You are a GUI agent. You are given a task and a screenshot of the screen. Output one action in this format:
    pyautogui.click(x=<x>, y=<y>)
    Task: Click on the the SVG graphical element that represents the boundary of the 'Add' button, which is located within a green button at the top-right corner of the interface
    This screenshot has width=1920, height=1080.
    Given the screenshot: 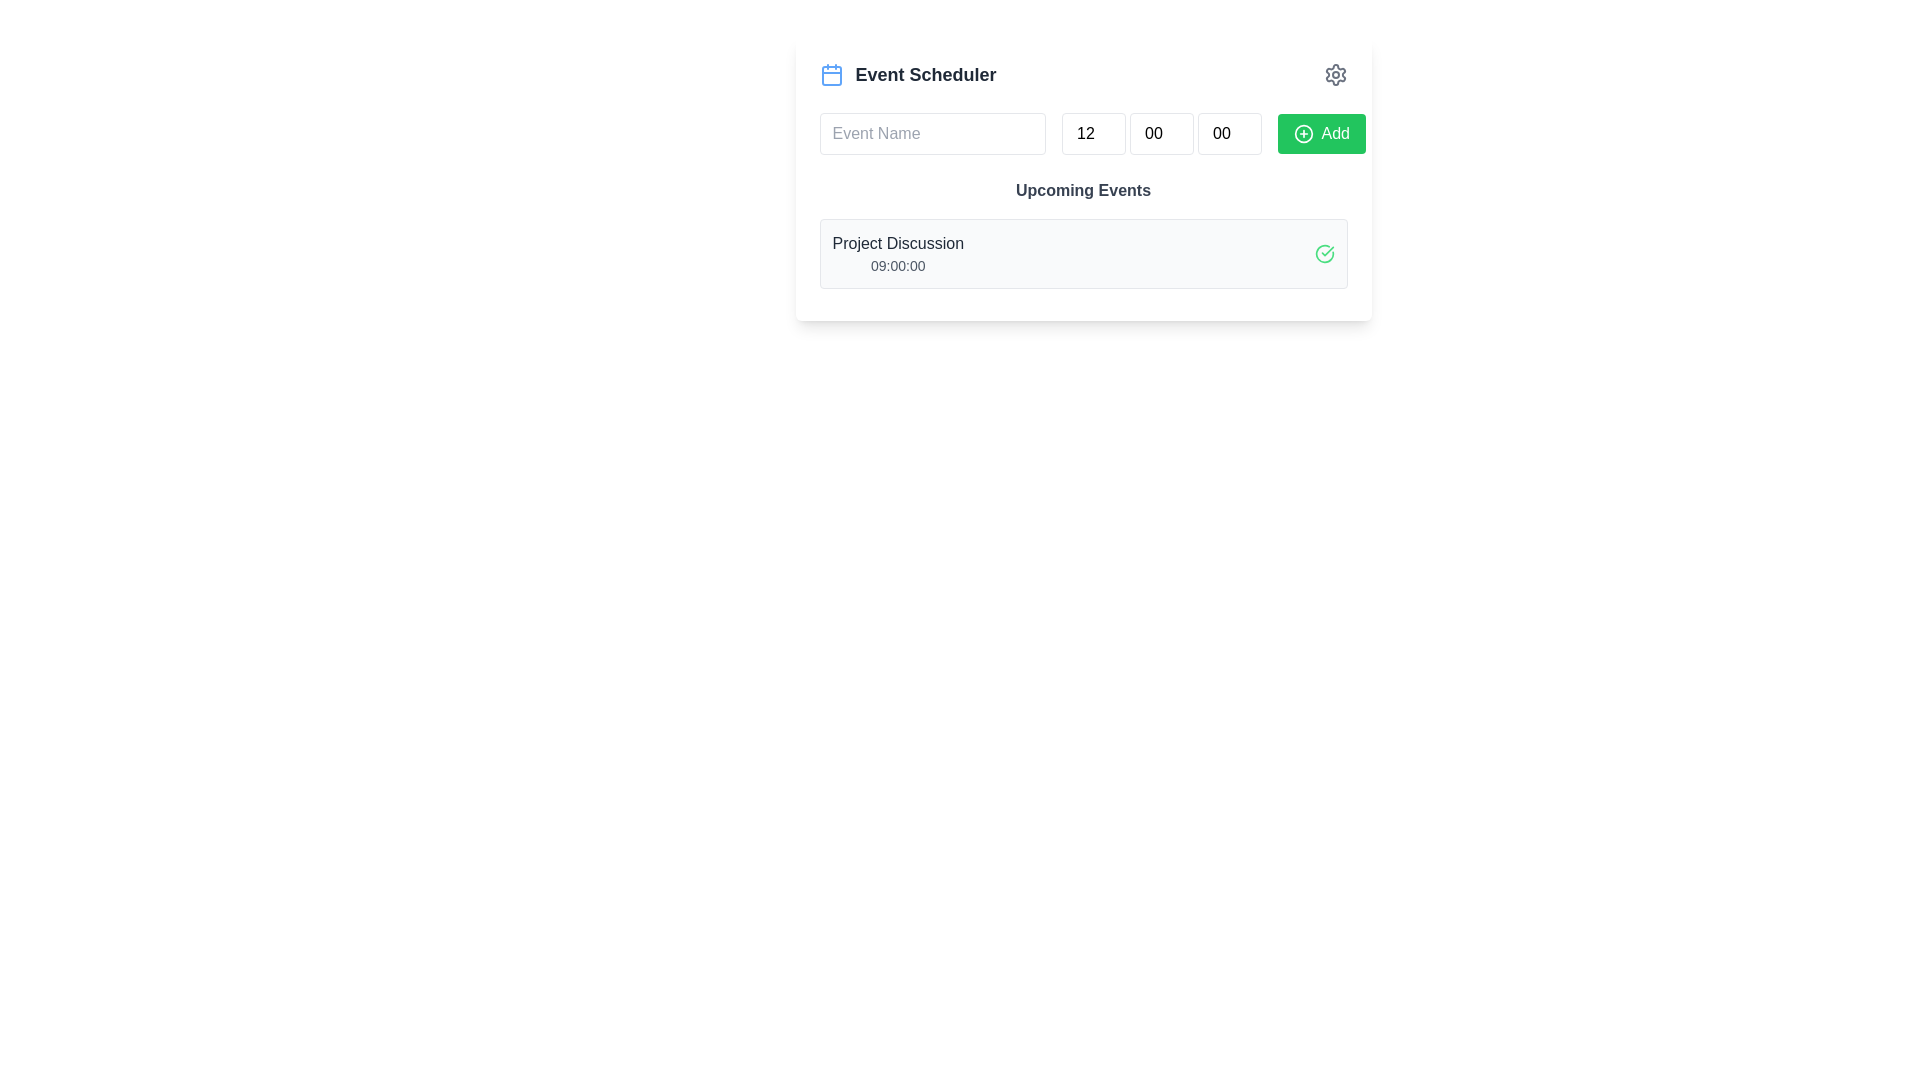 What is the action you would take?
    pyautogui.click(x=1303, y=134)
    